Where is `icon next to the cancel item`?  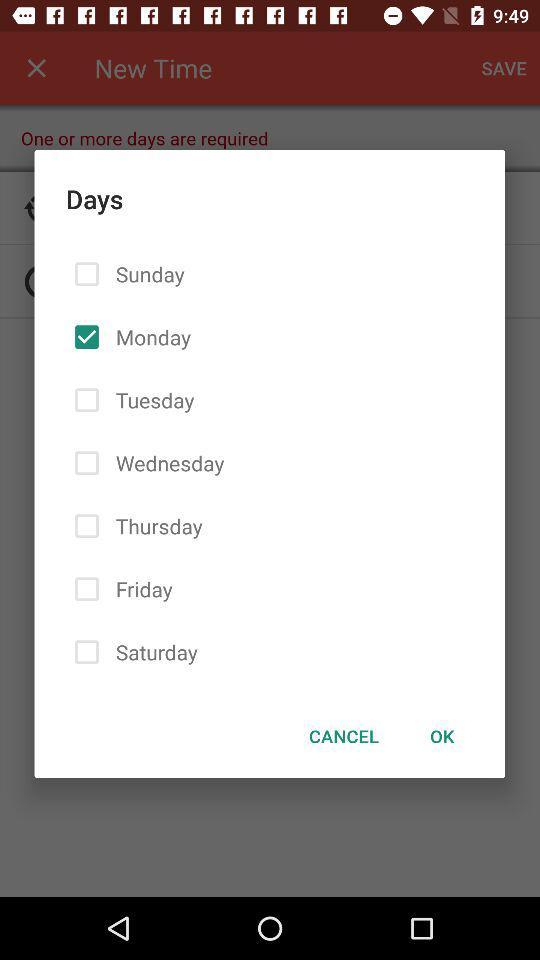
icon next to the cancel item is located at coordinates (442, 735).